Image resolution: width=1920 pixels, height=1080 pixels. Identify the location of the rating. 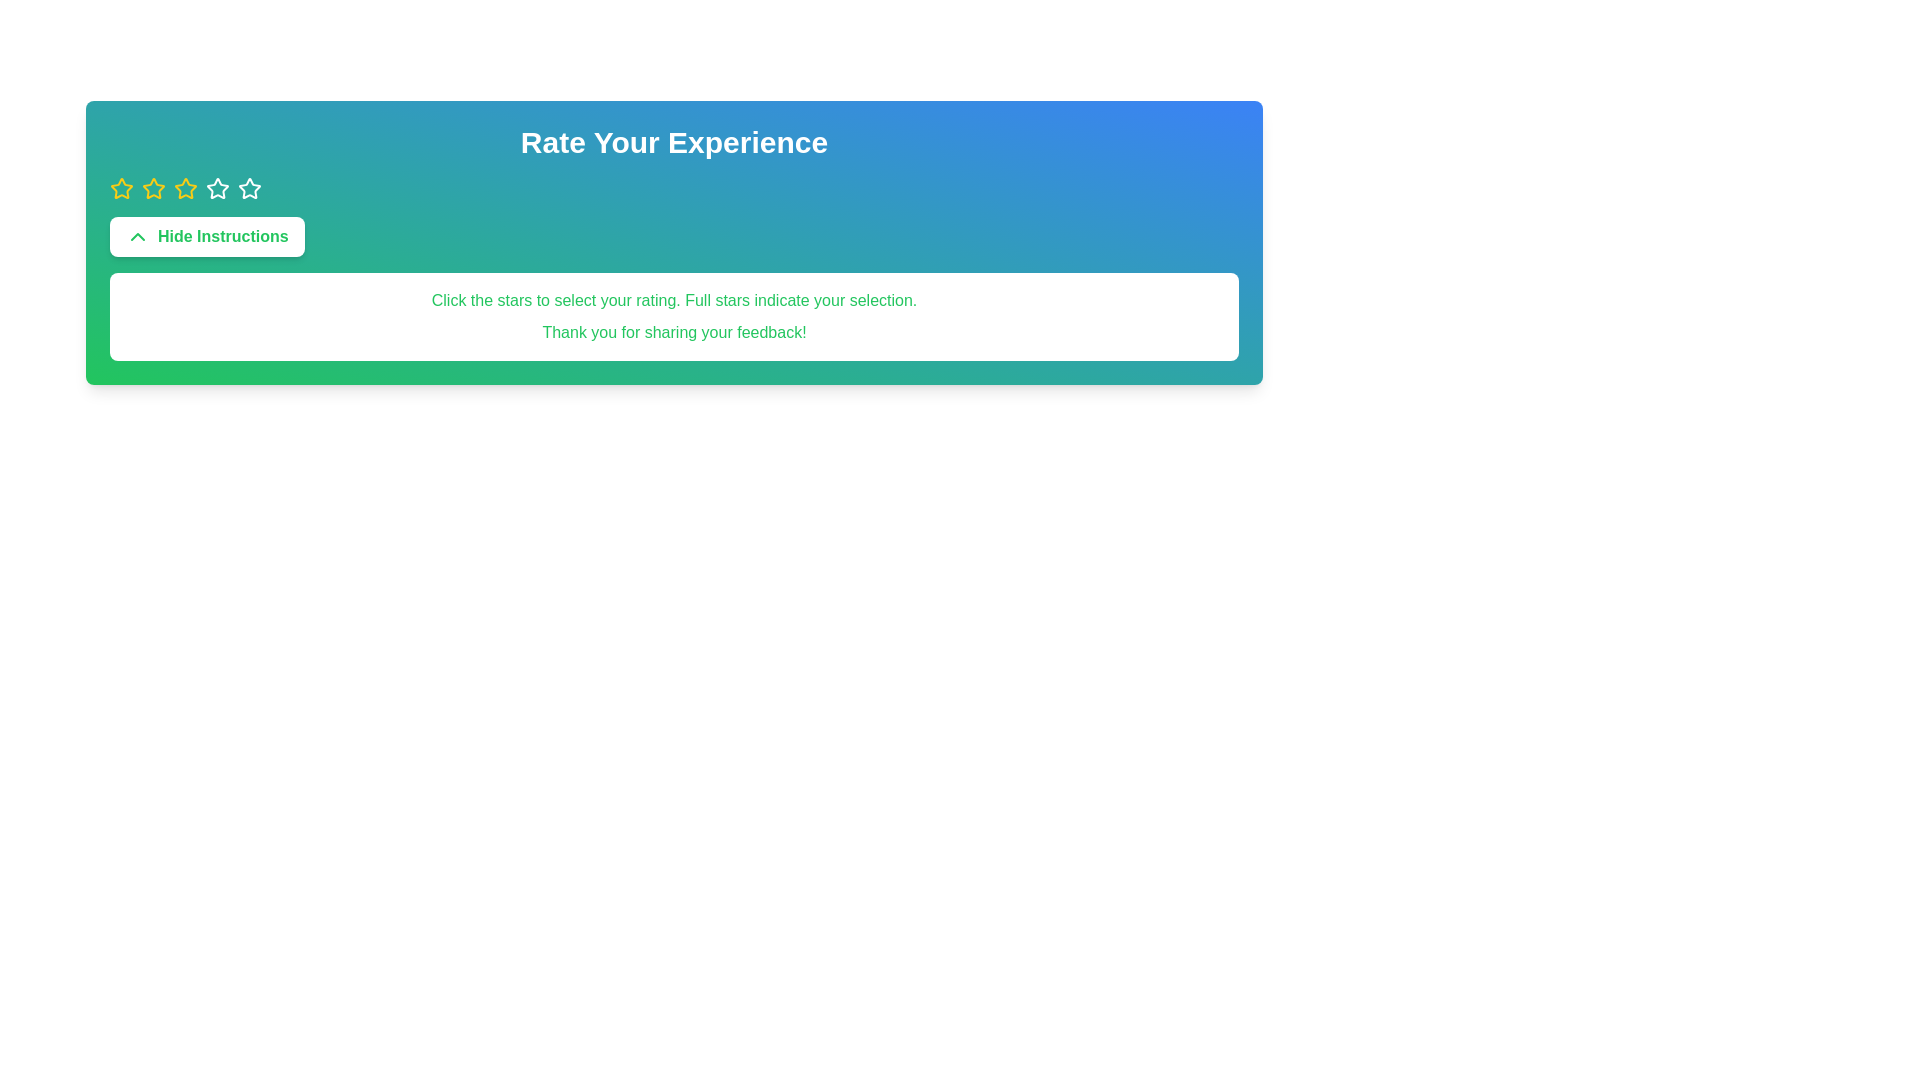
(152, 189).